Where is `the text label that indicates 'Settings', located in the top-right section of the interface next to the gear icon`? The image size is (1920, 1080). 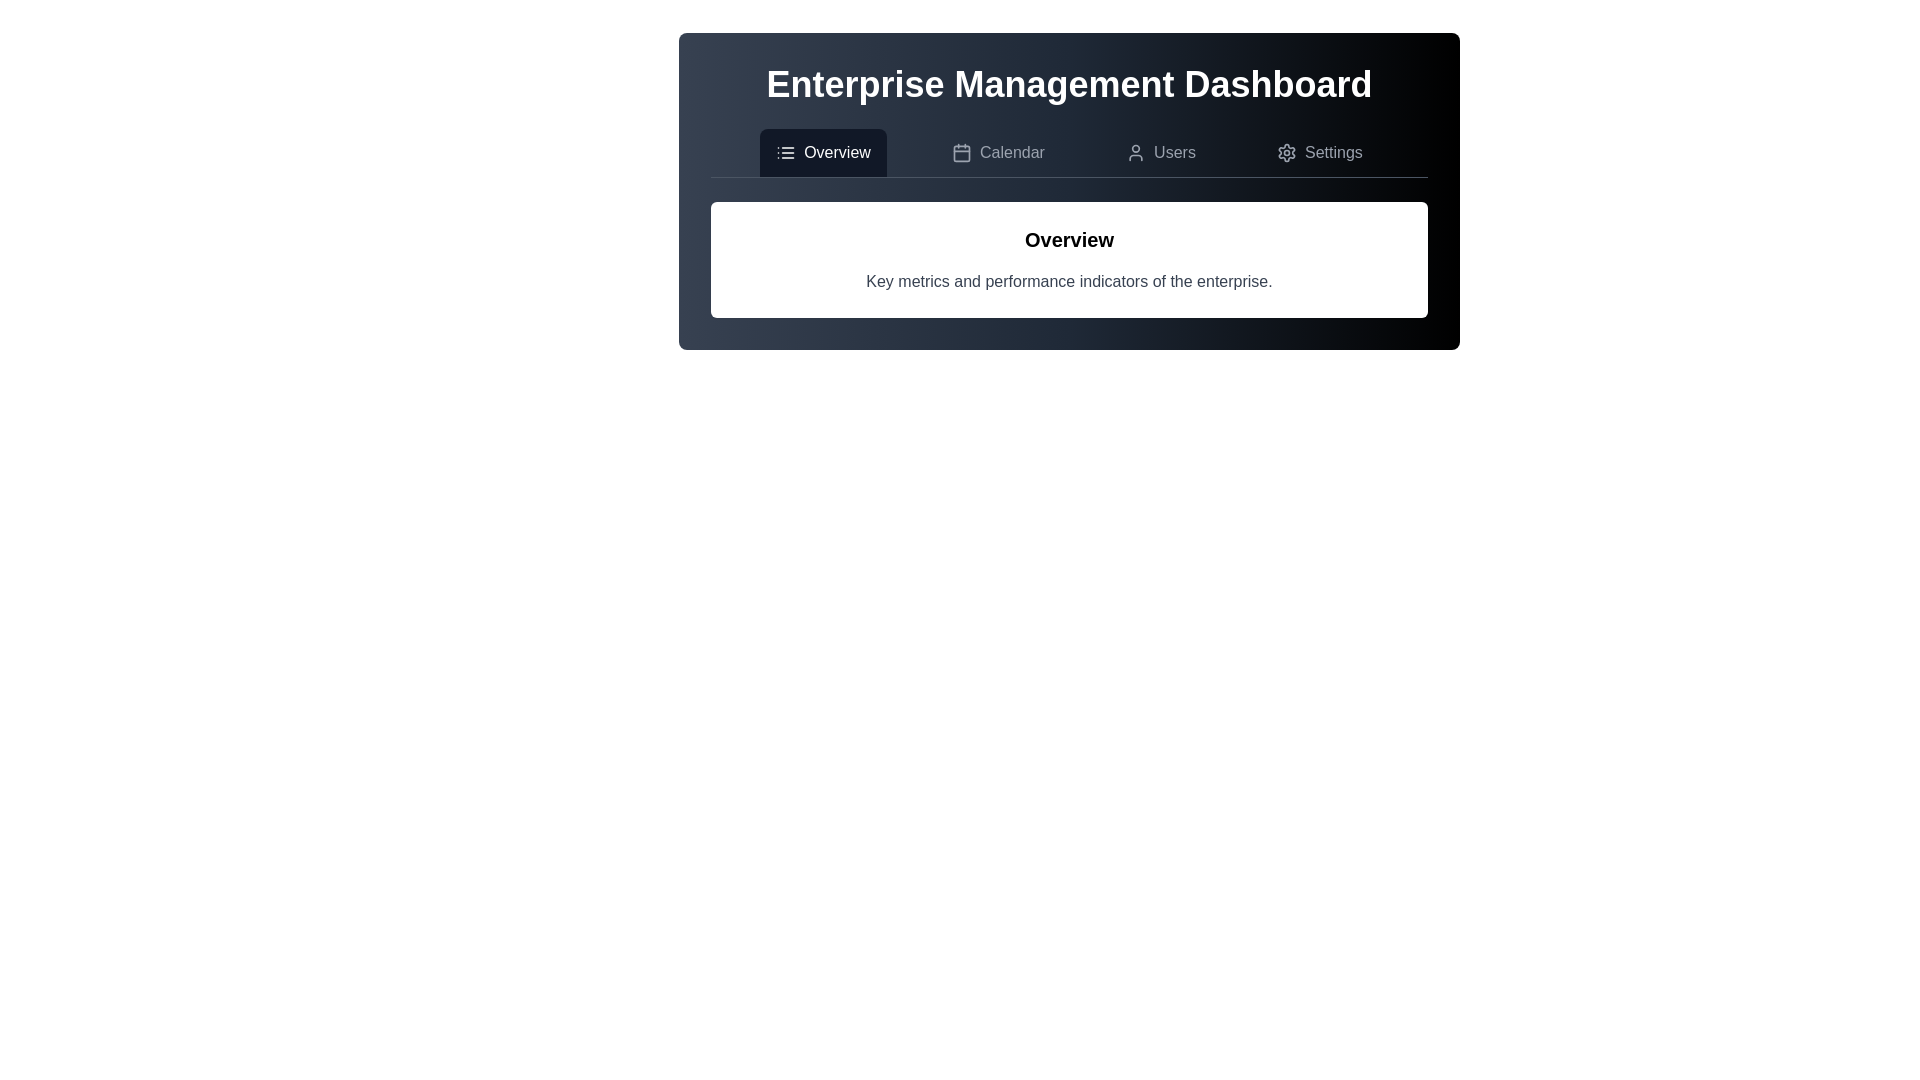
the text label that indicates 'Settings', located in the top-right section of the interface next to the gear icon is located at coordinates (1334, 152).